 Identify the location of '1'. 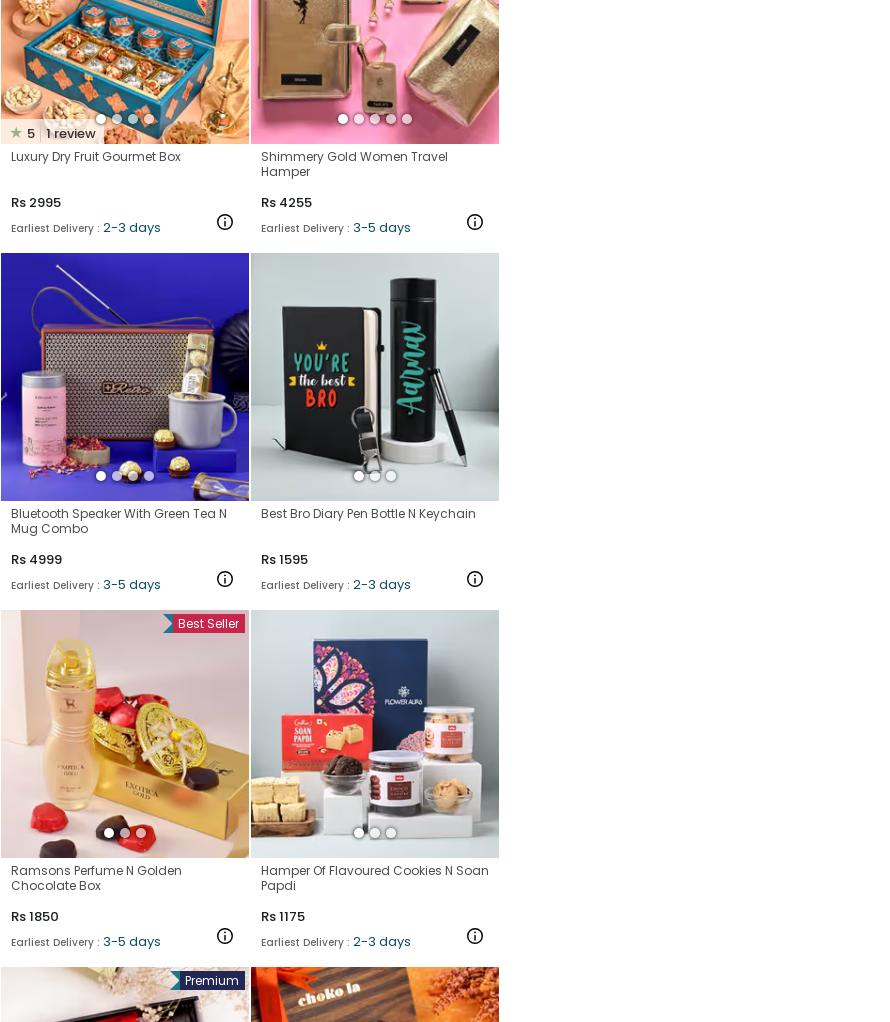
(48, 132).